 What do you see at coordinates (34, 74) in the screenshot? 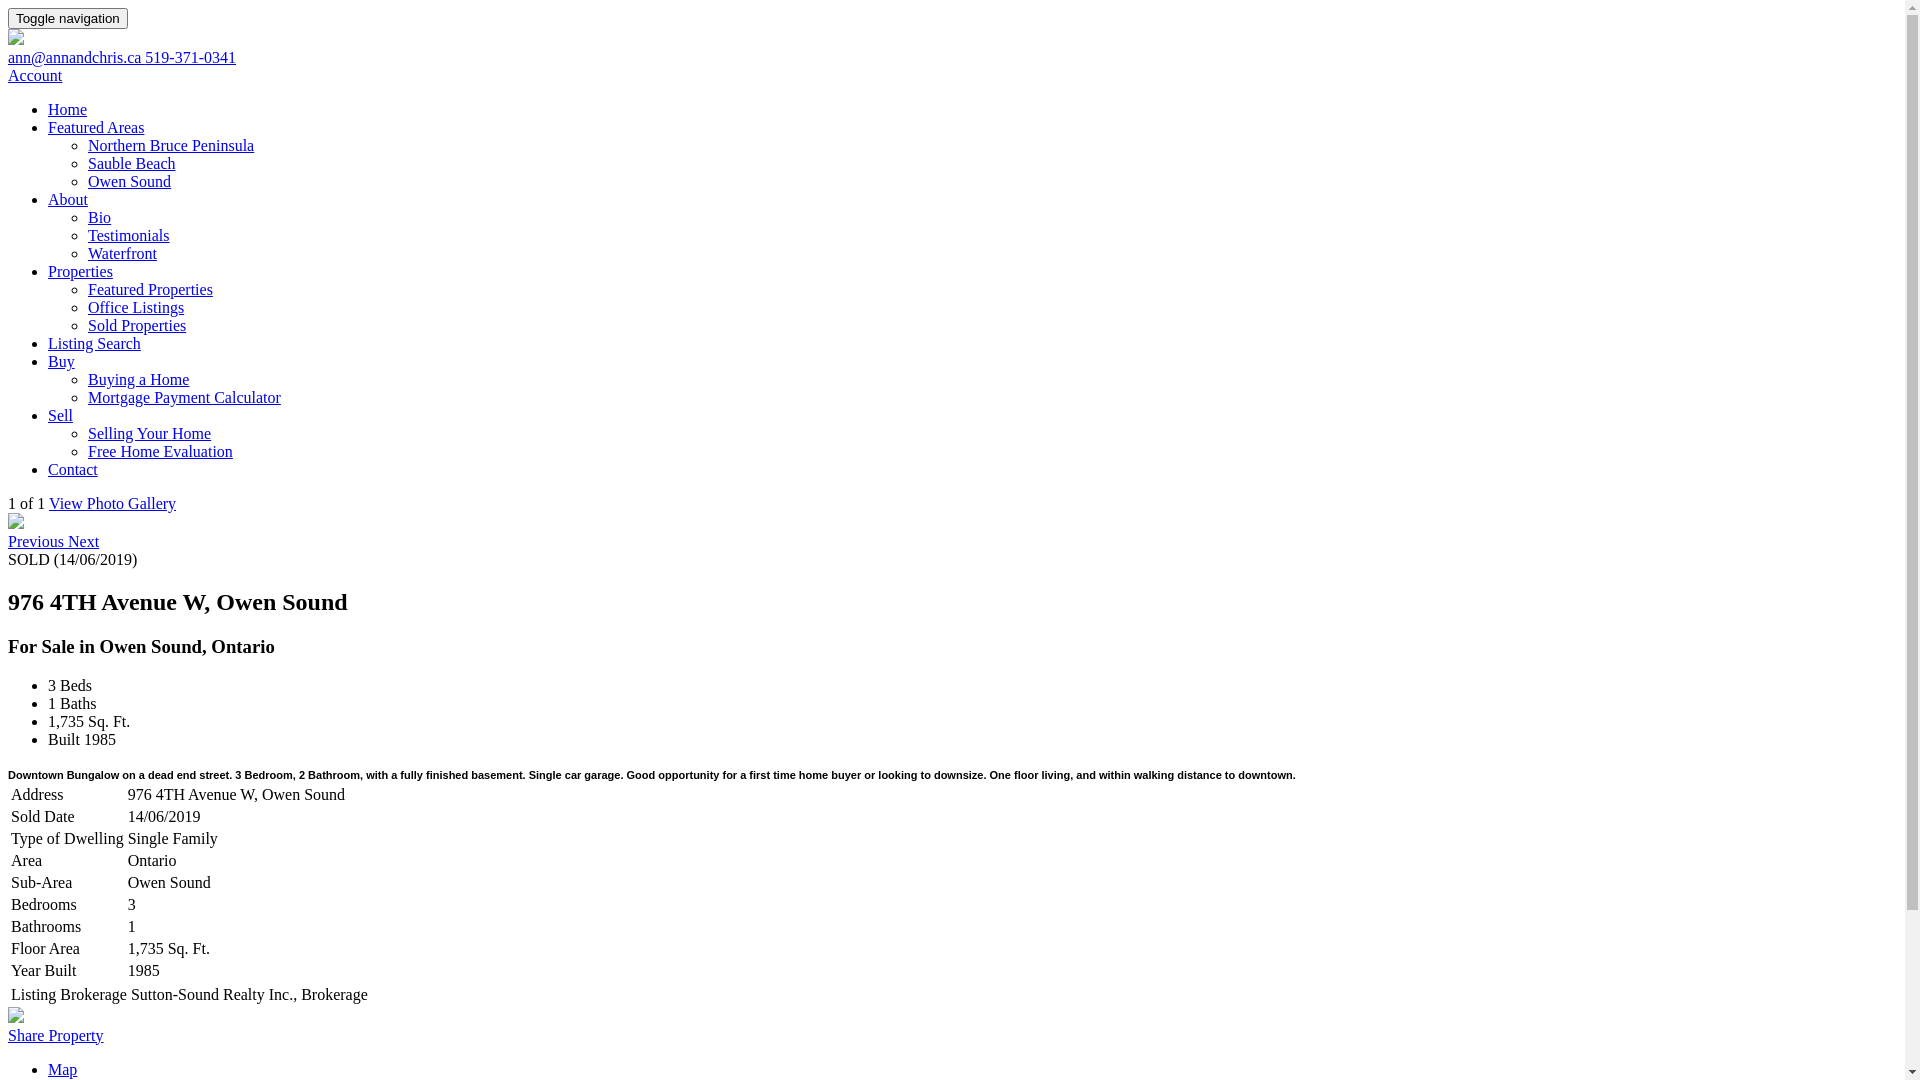
I see `'Account'` at bounding box center [34, 74].